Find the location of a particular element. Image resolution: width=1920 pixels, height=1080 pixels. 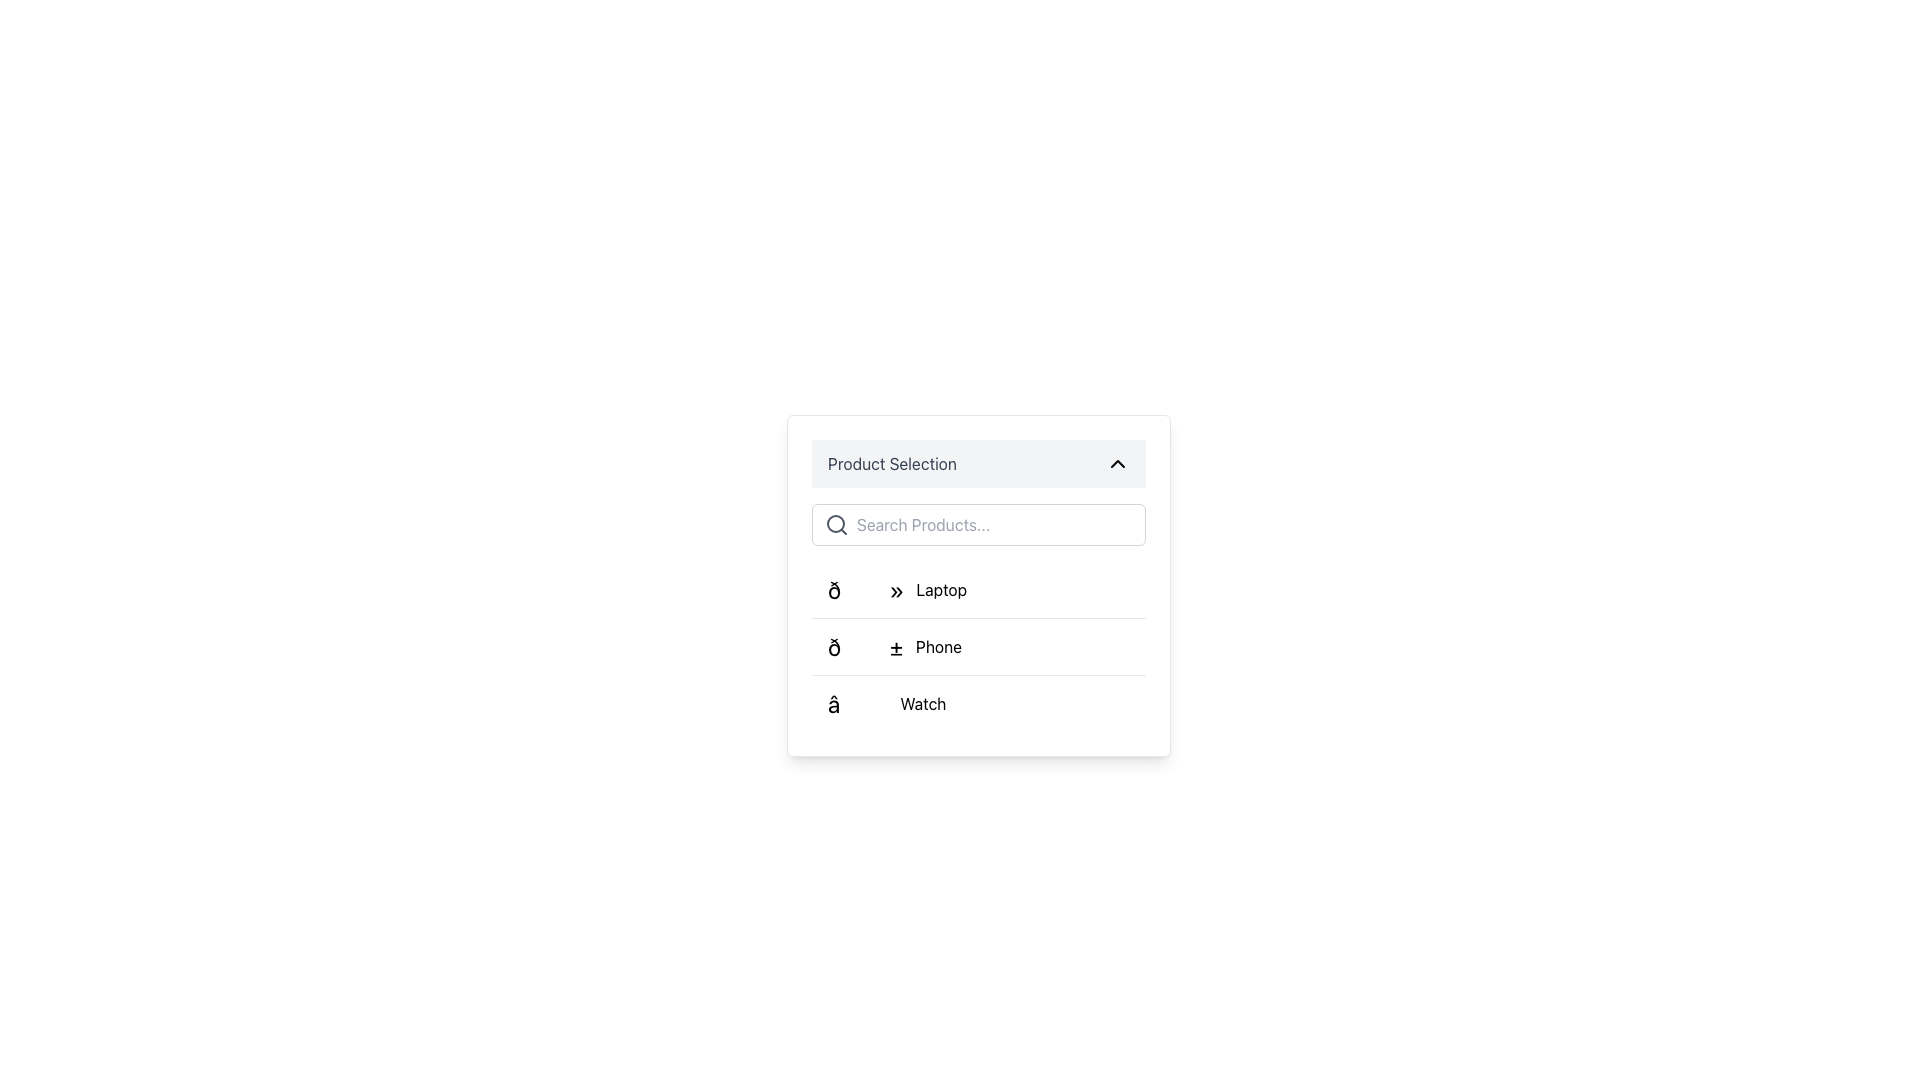

the text label displaying the word 'Laptop' in black font, which is part of the product selection interface and positioned under the 'Product Selection' header is located at coordinates (940, 589).